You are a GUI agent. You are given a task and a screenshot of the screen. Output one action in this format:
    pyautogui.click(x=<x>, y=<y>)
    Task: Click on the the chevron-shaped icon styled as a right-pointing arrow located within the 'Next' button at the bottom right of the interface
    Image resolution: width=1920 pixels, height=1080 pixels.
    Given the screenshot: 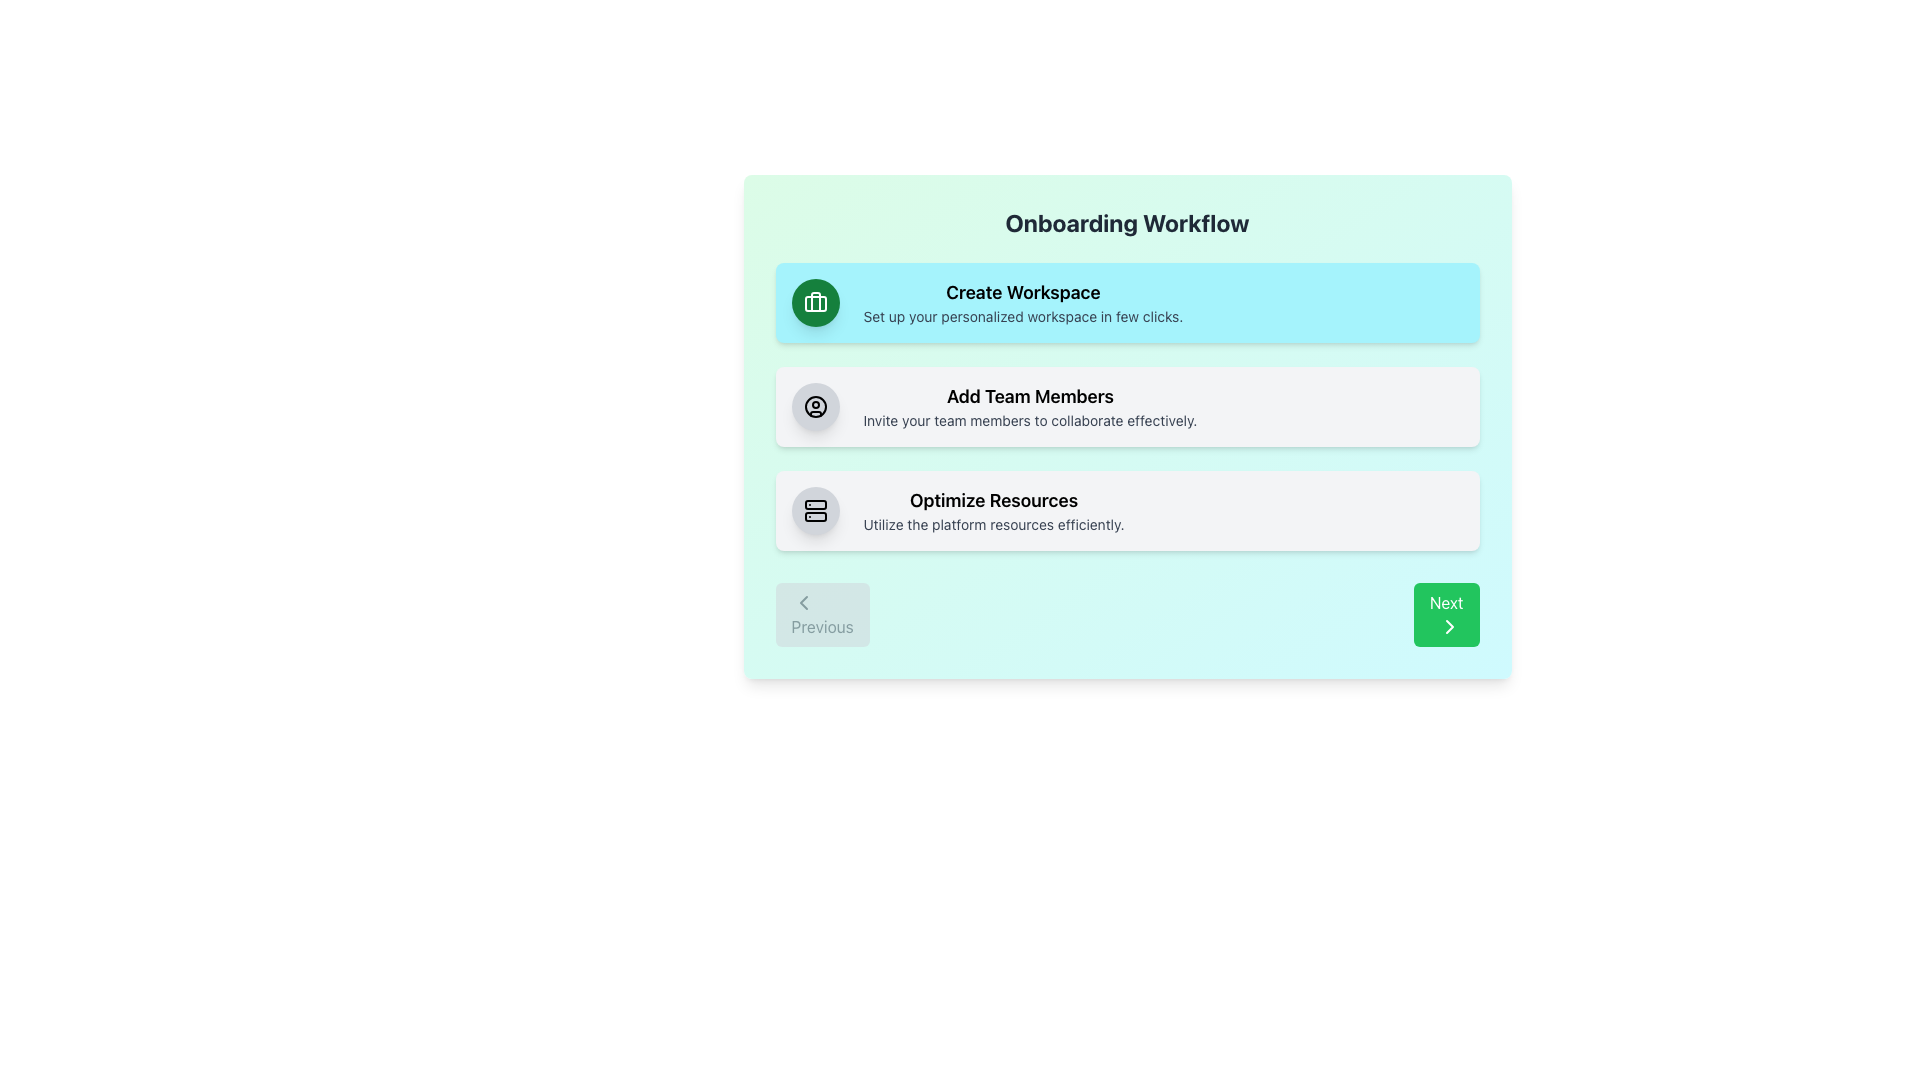 What is the action you would take?
    pyautogui.click(x=1449, y=626)
    